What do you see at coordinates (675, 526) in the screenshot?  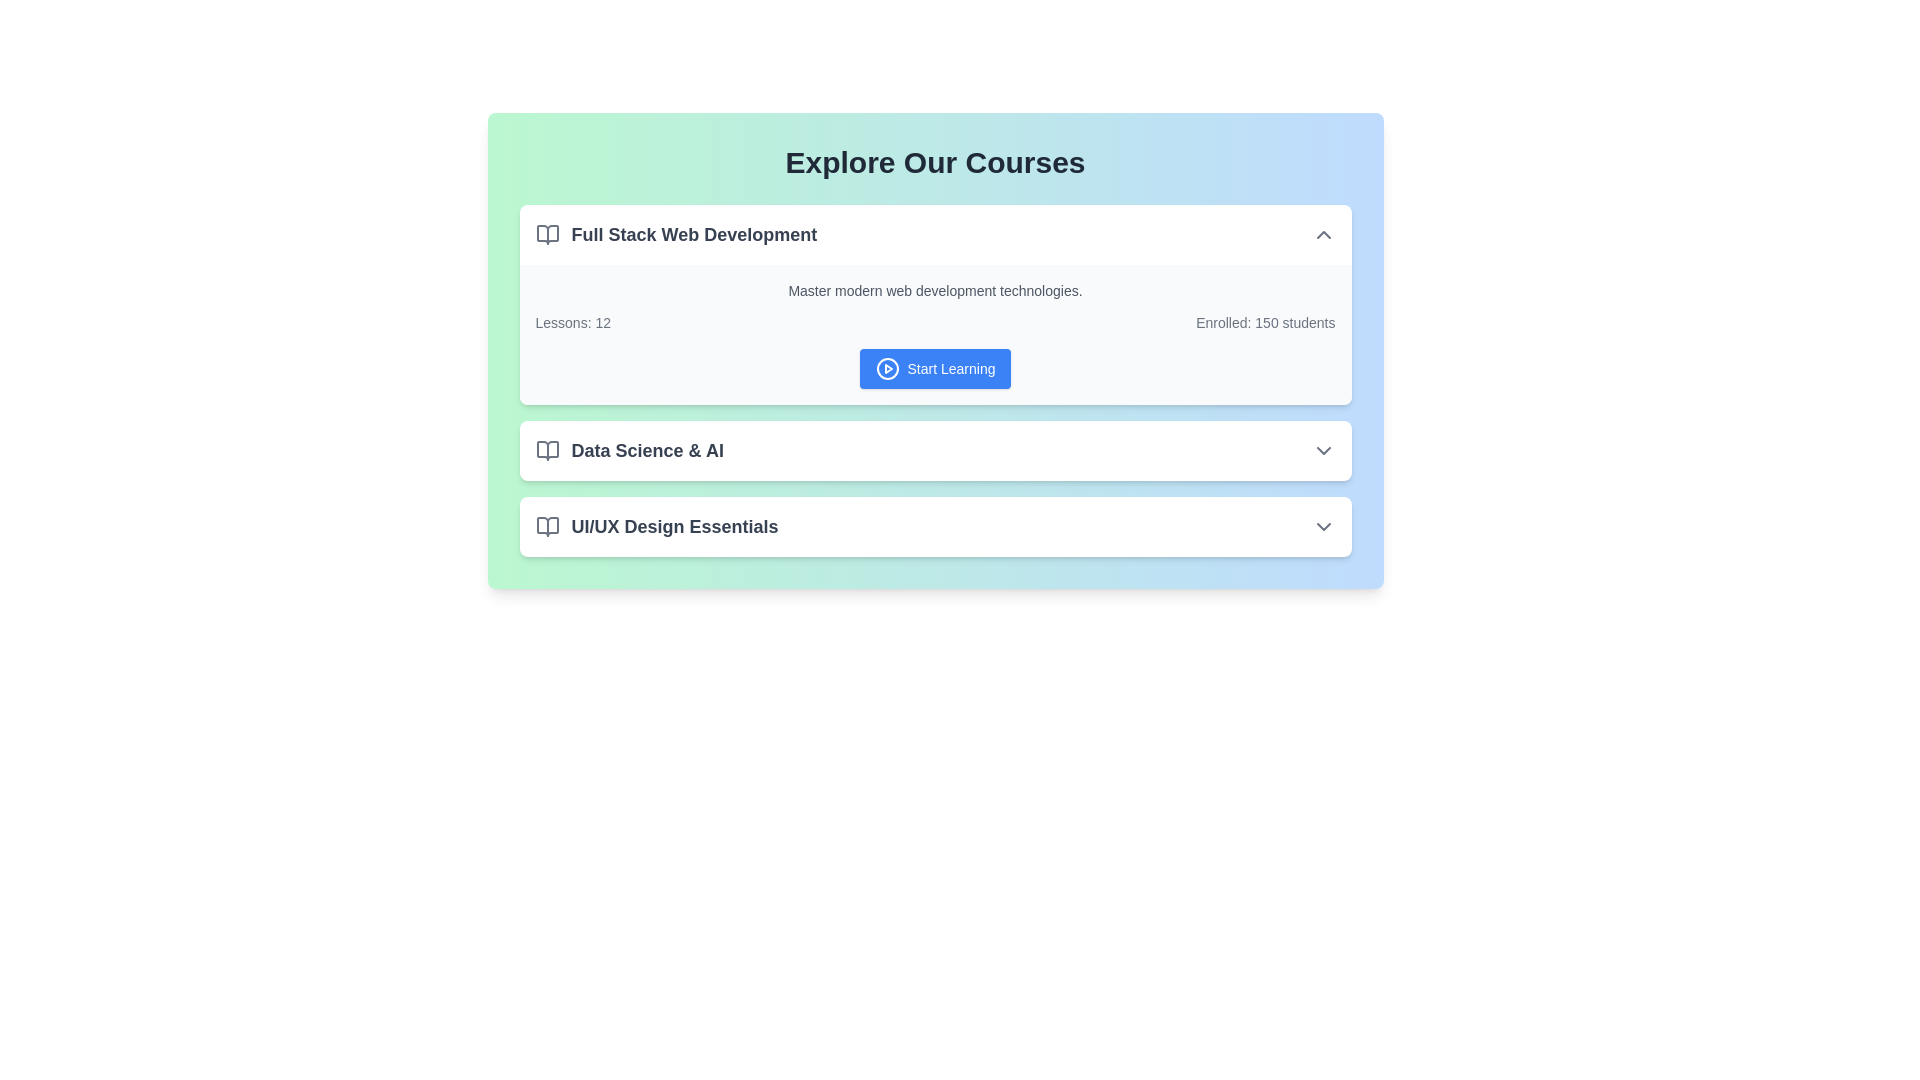 I see `text label that serves as the title for the course 'UI/UX Design Essentials', which is centered in the third box of the course list` at bounding box center [675, 526].